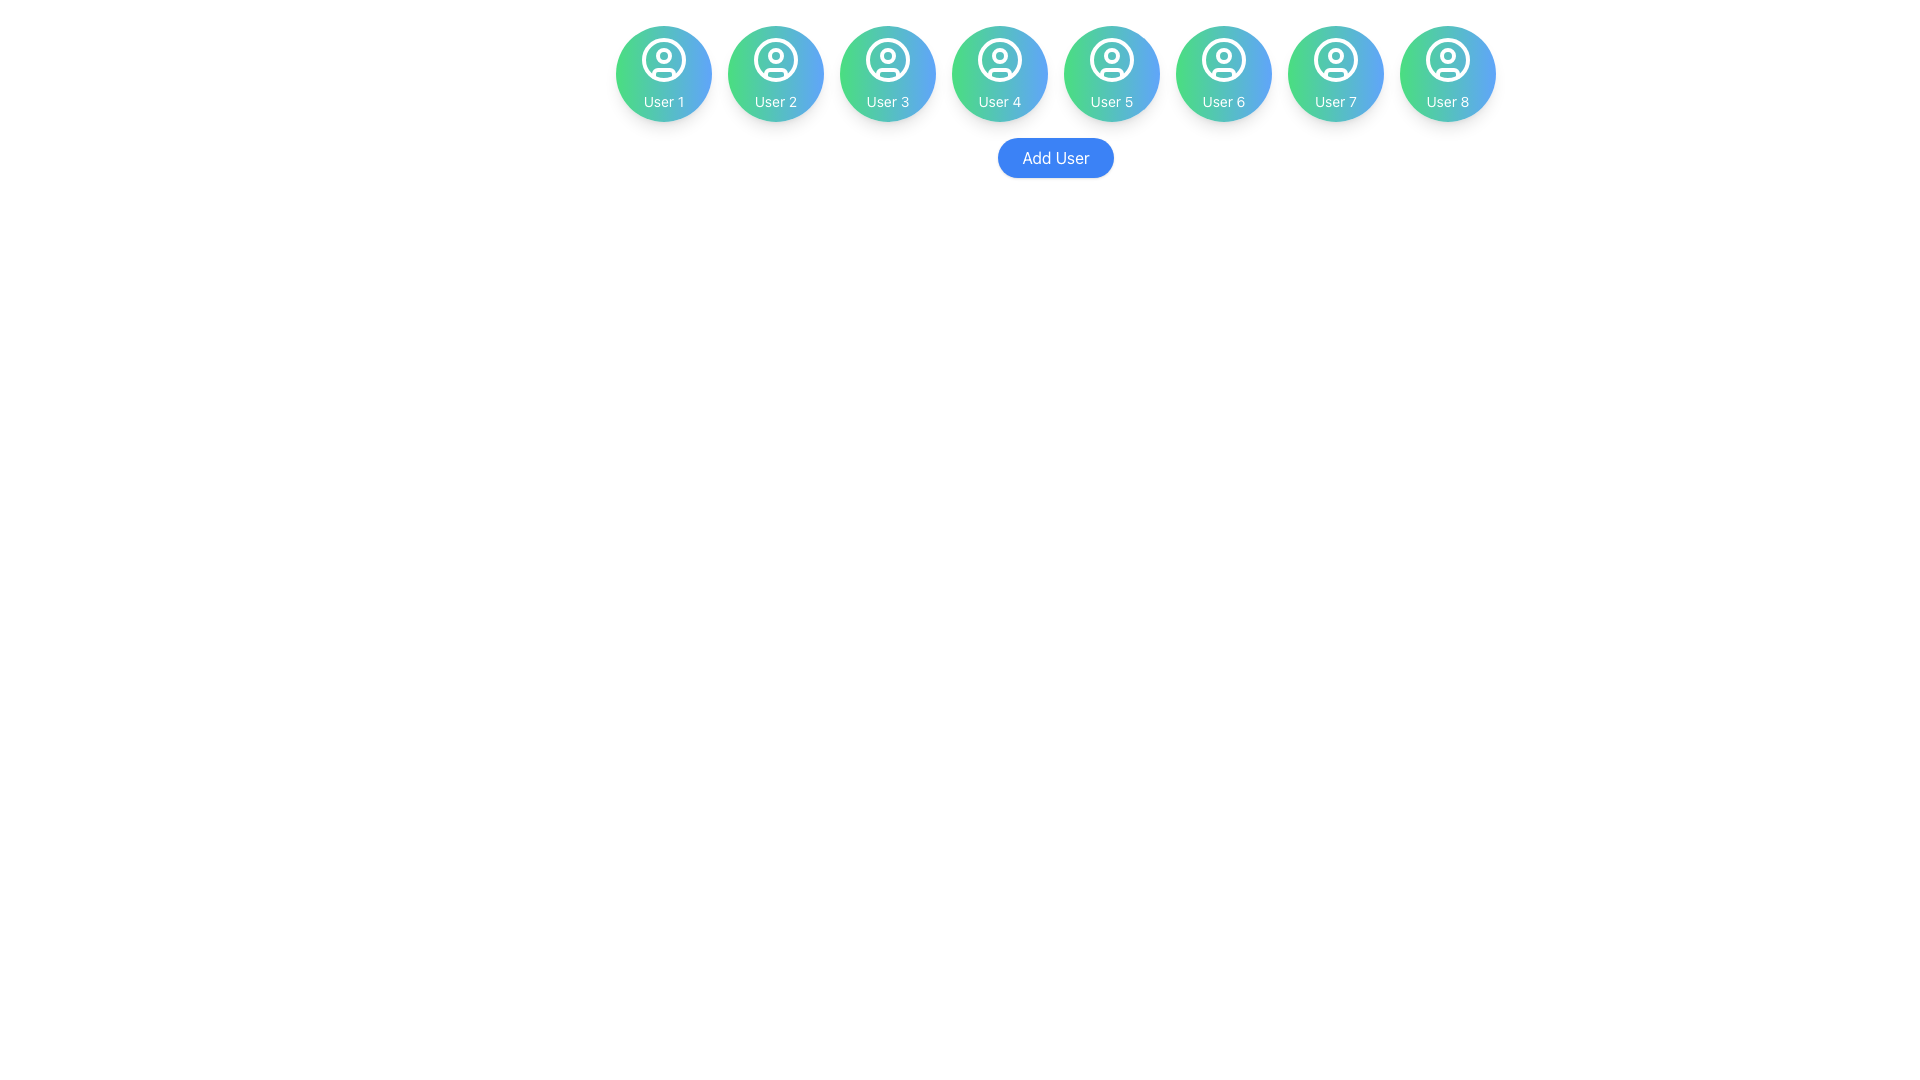  I want to click on the circular user button representing the user profile, located at the far right of the horizontal list of user buttons, so click(1448, 72).